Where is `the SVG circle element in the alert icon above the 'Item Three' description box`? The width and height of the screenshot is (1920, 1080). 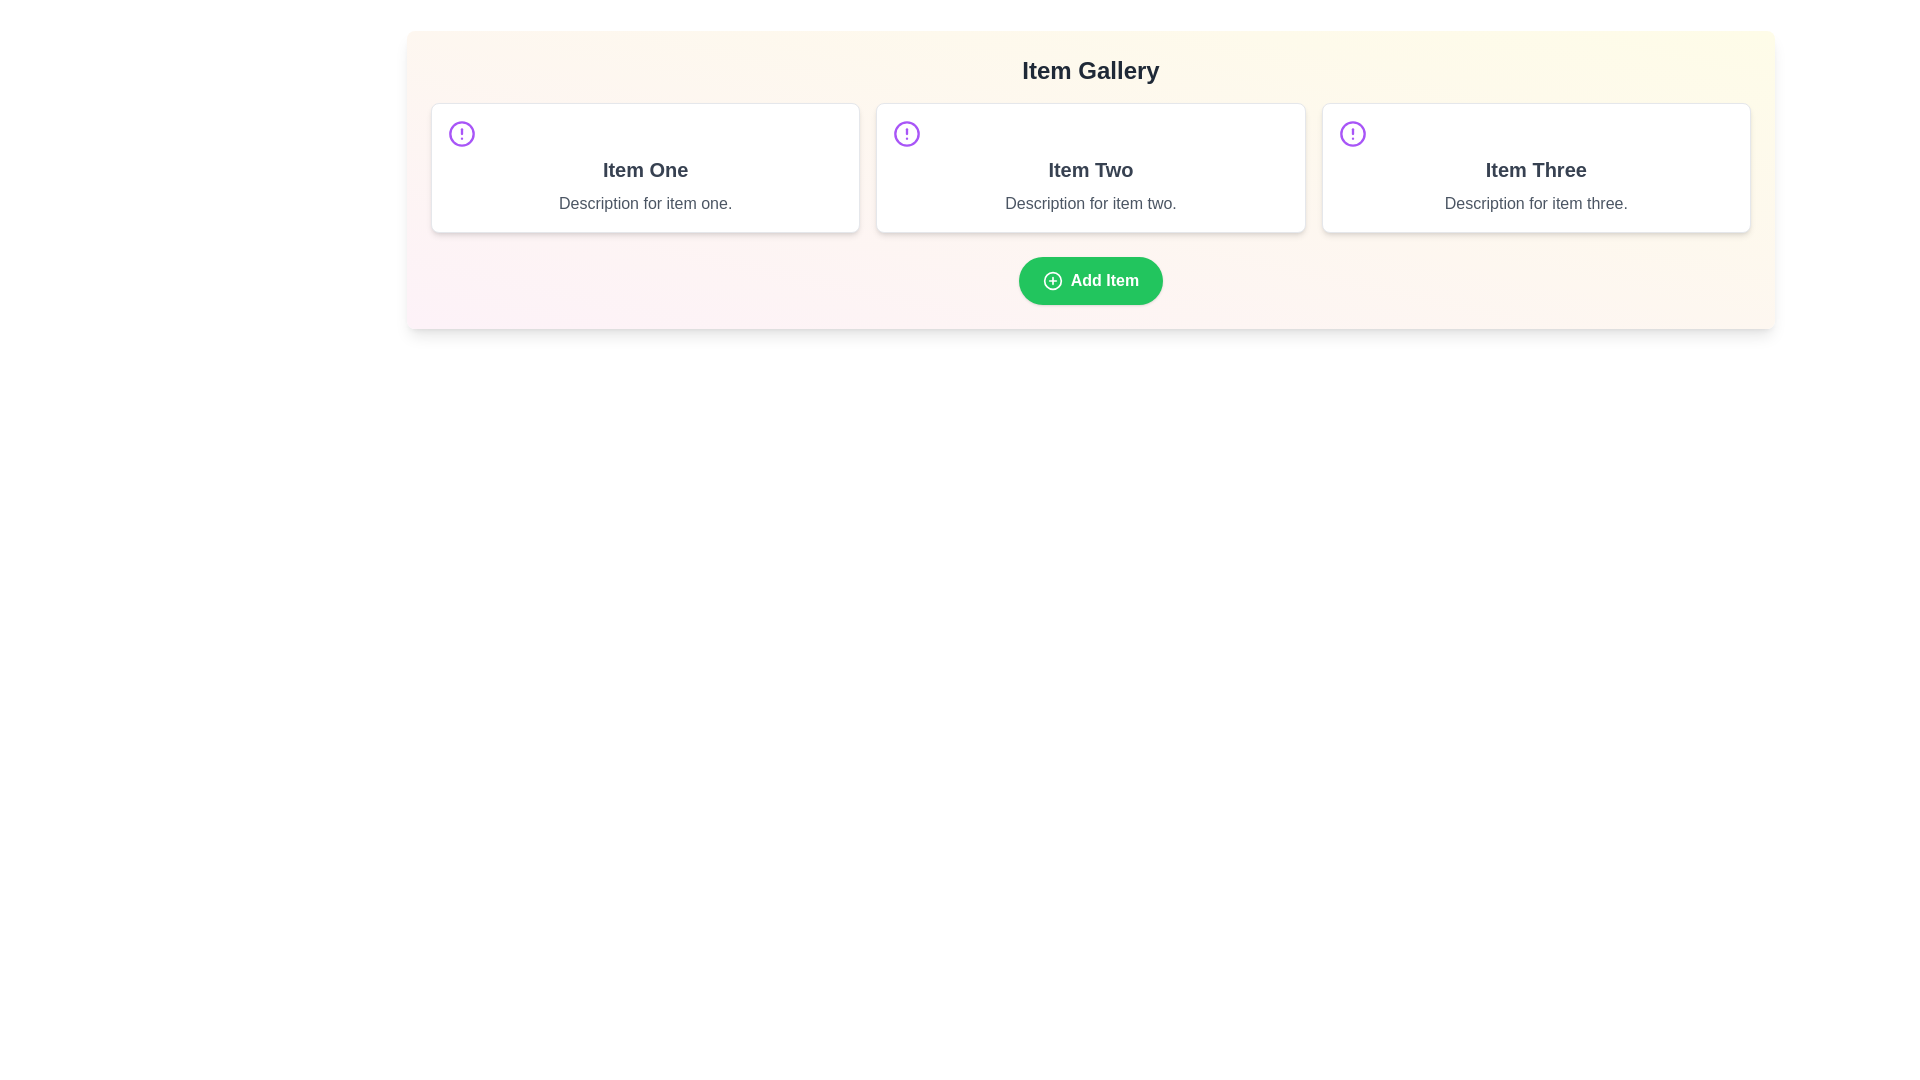 the SVG circle element in the alert icon above the 'Item Three' description box is located at coordinates (1352, 134).